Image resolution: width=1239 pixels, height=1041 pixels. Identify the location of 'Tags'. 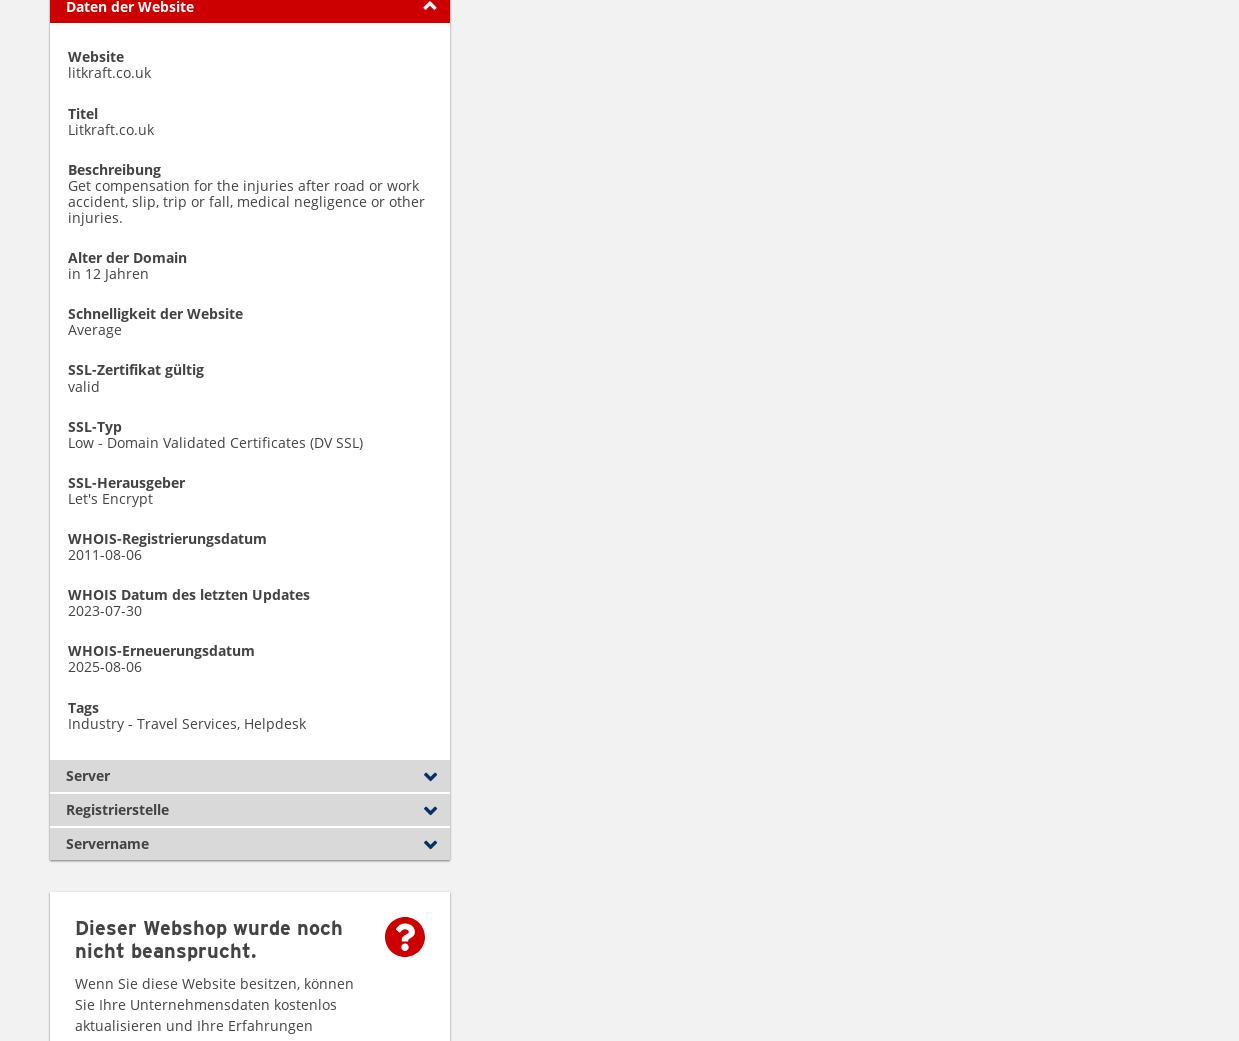
(82, 705).